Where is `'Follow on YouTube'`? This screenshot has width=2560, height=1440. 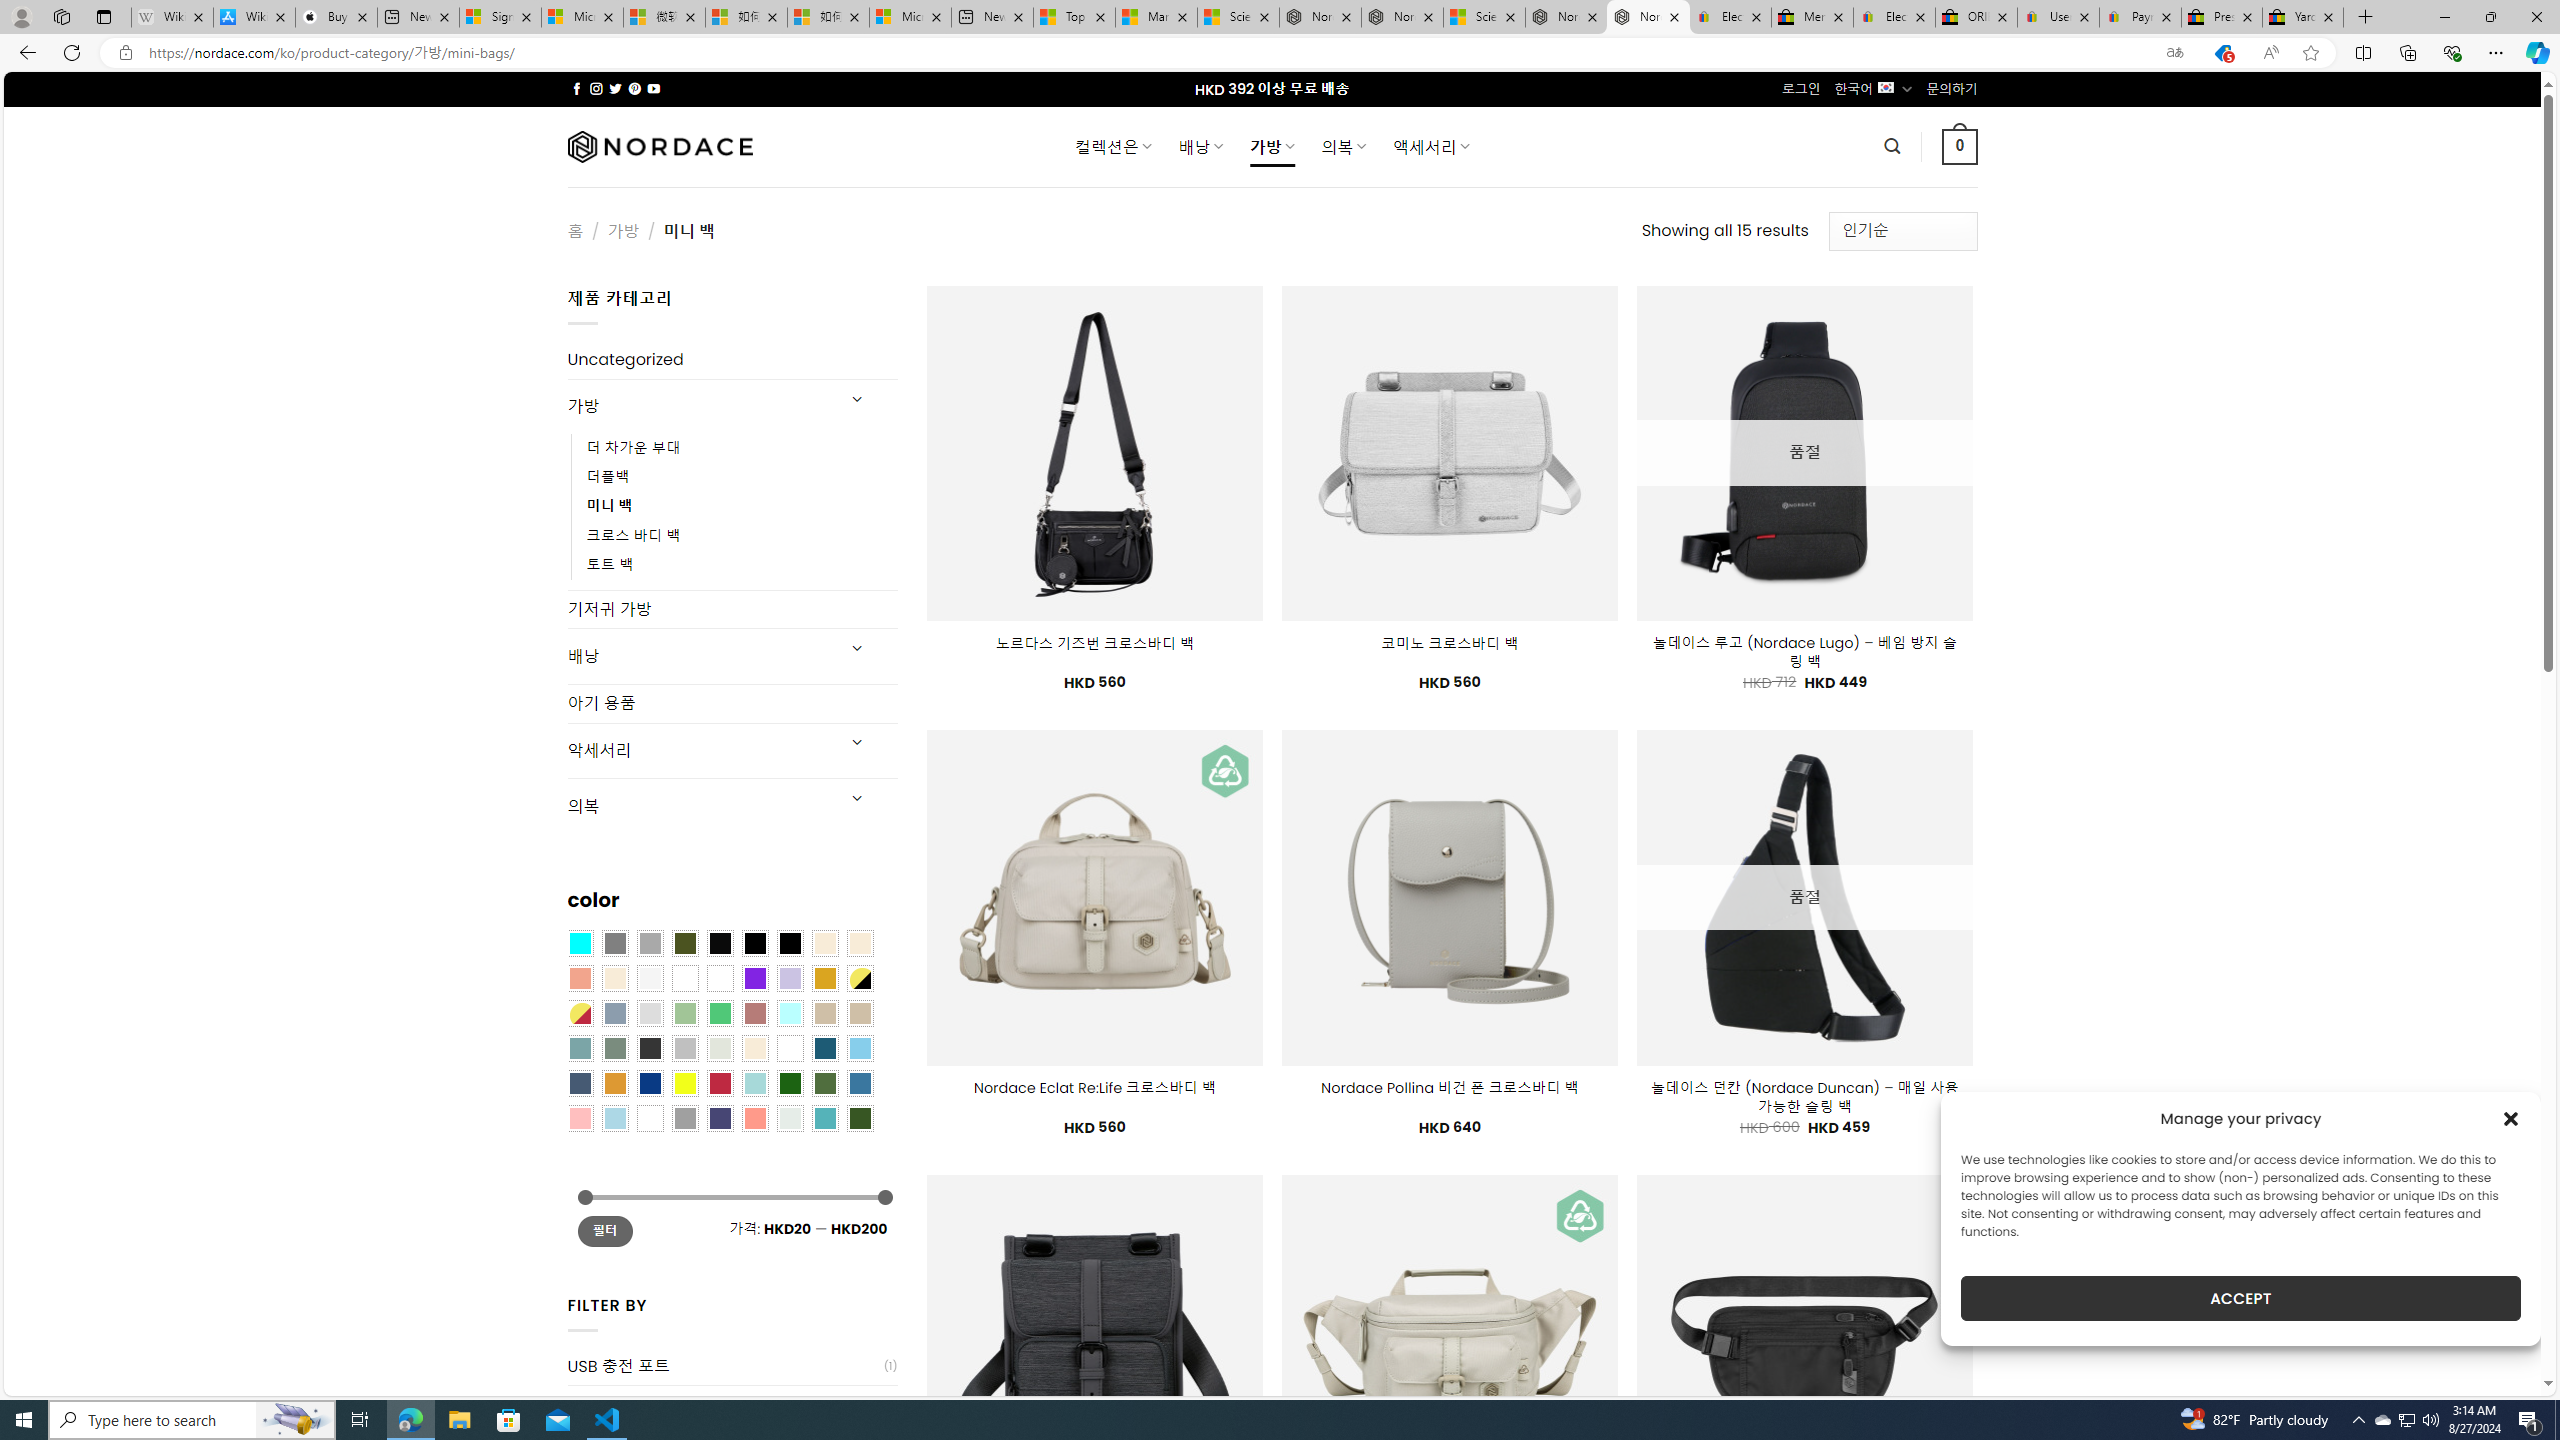 'Follow on YouTube' is located at coordinates (653, 88).